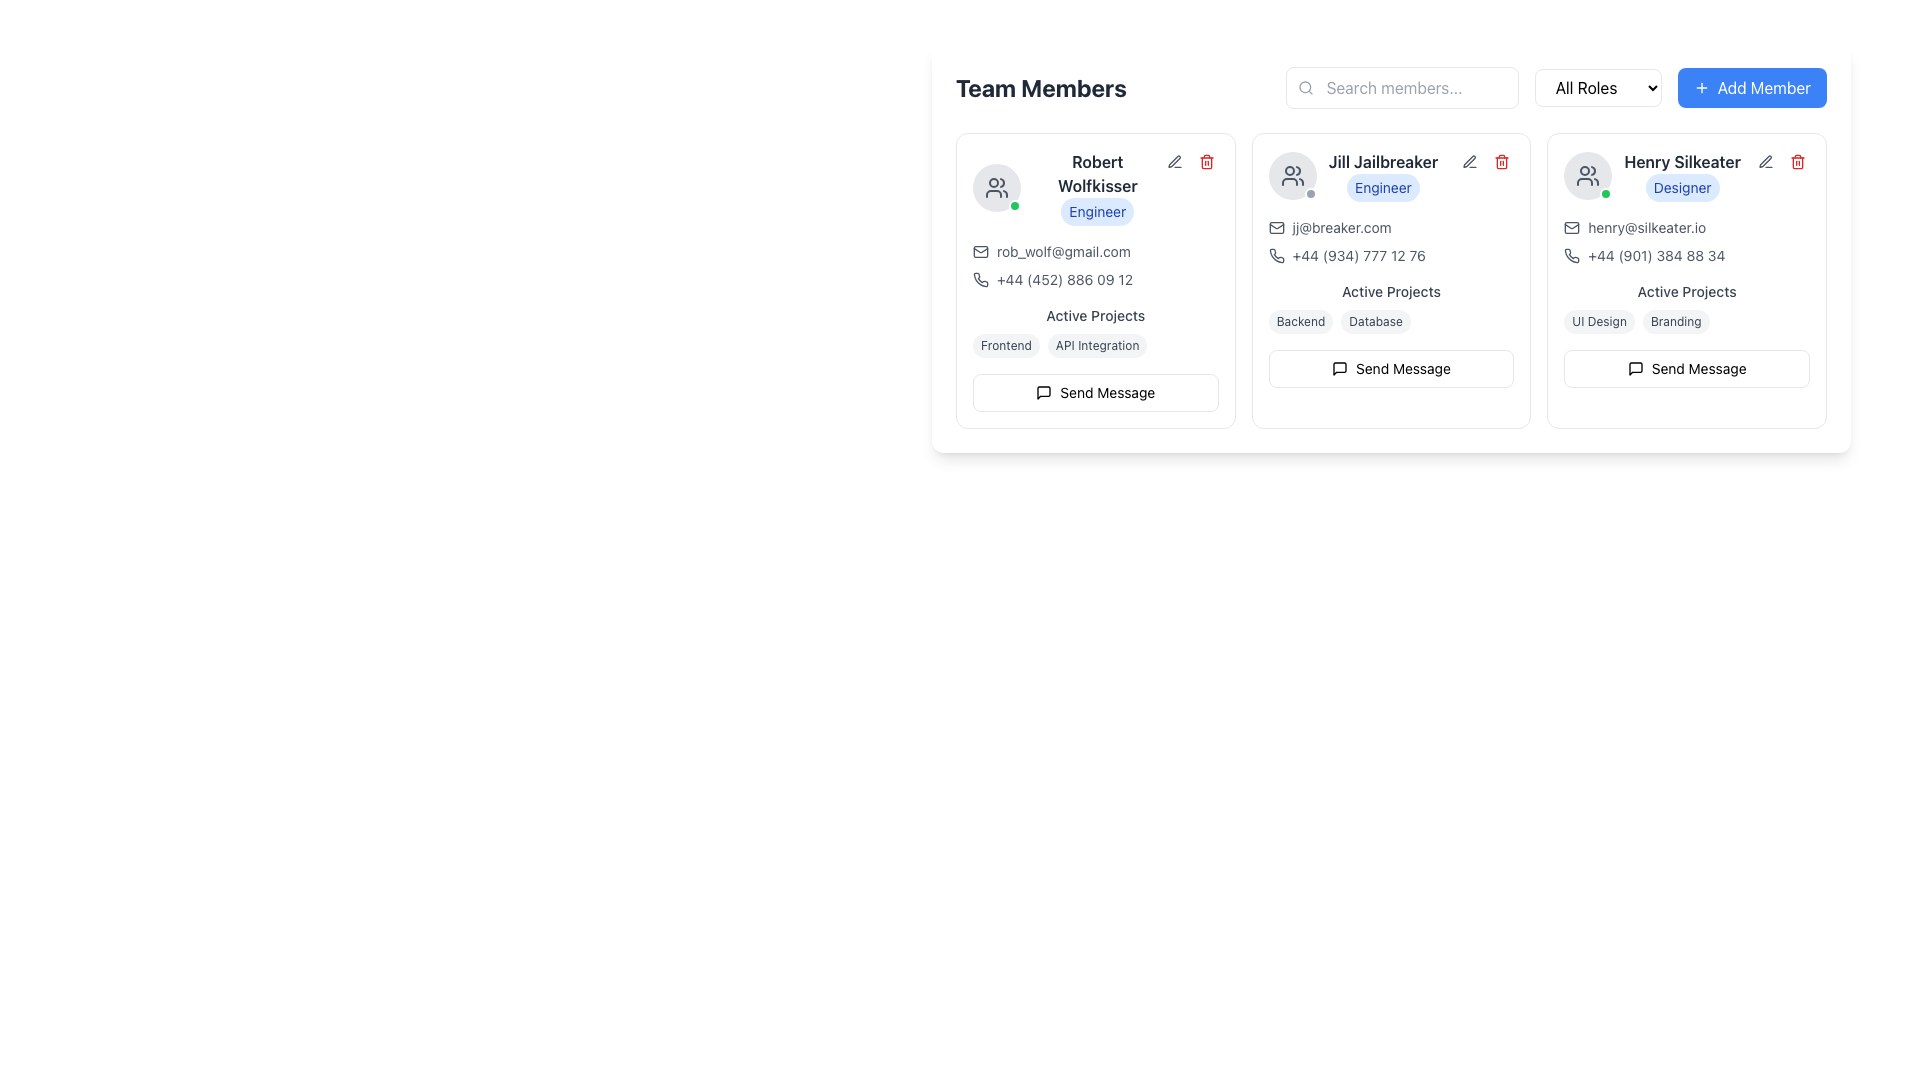 The height and width of the screenshot is (1080, 1920). What do you see at coordinates (1375, 320) in the screenshot?
I see `the small, rounded label with light gray background and dark gray text that reads 'Database', which is the second tag in the 'Active Projects' section of Jill Jailbreaker's user card` at bounding box center [1375, 320].